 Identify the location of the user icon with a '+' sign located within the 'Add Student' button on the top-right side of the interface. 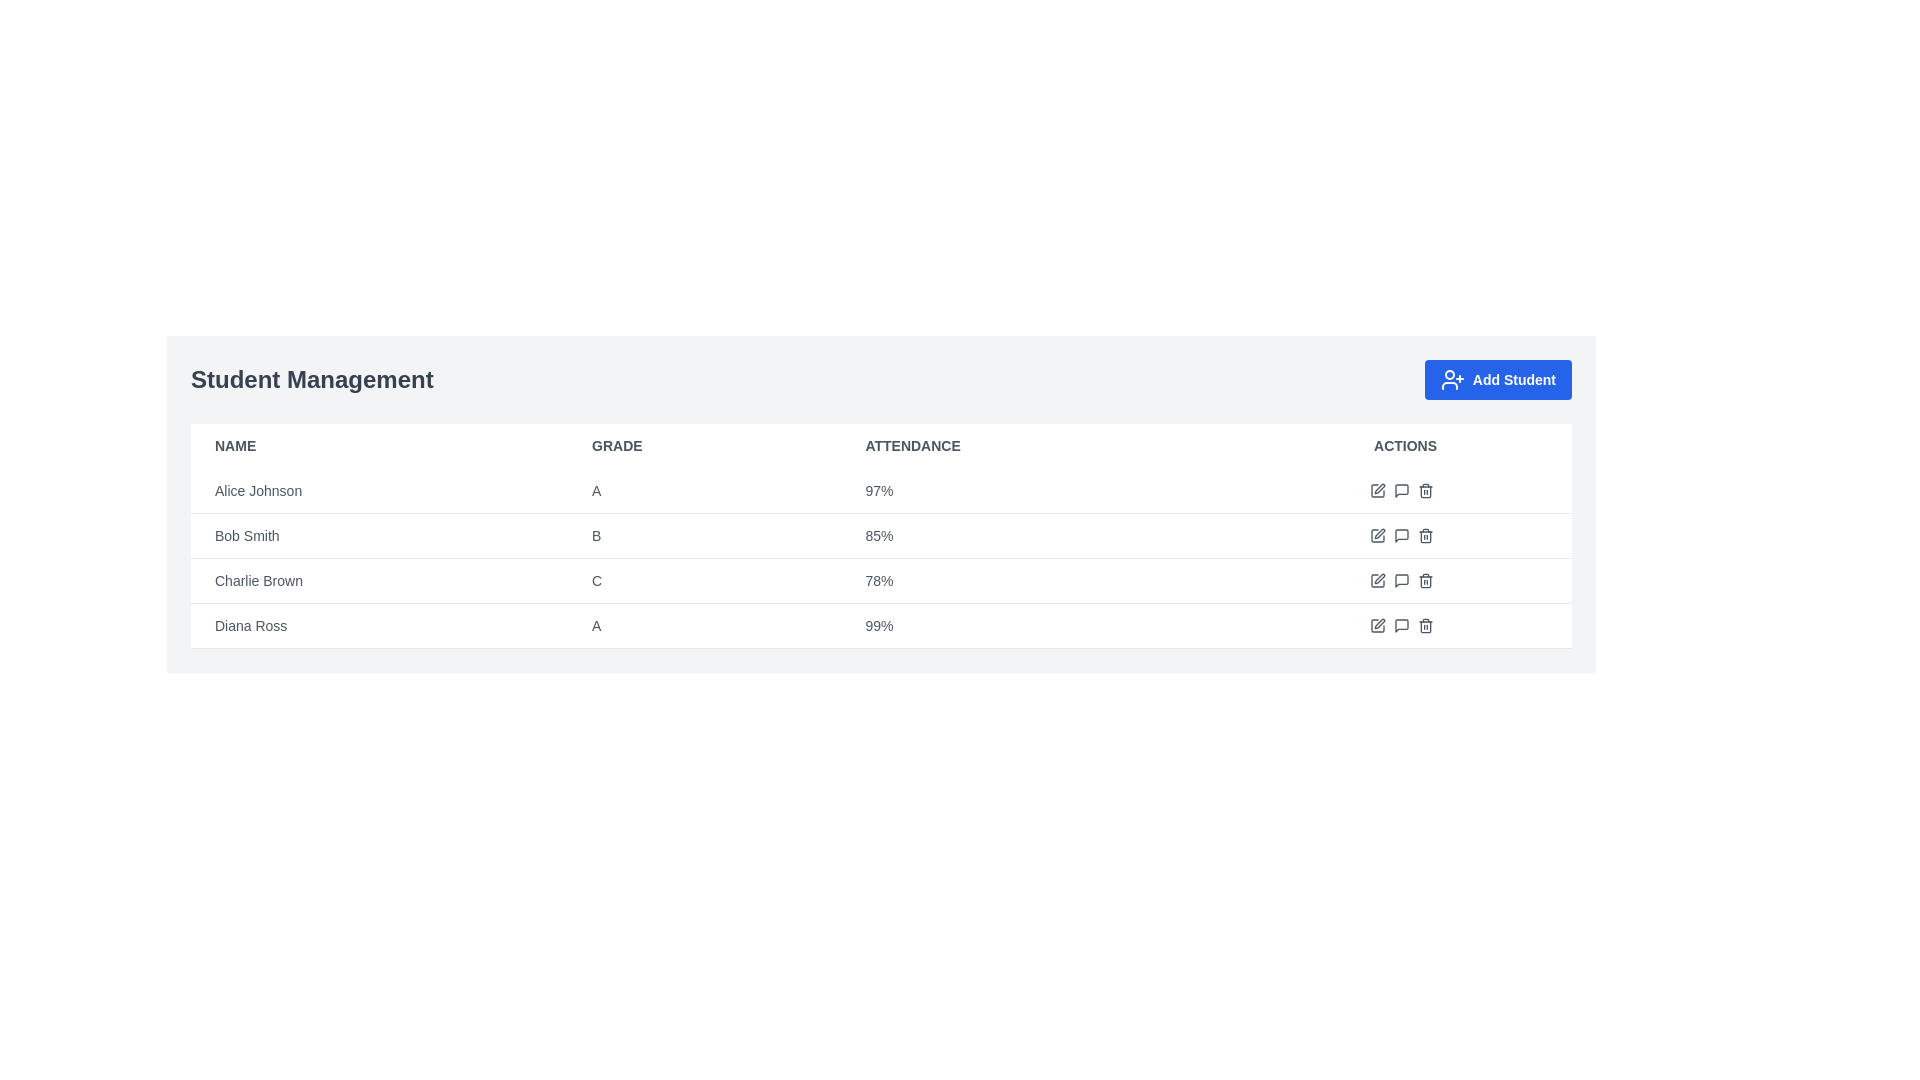
(1452, 380).